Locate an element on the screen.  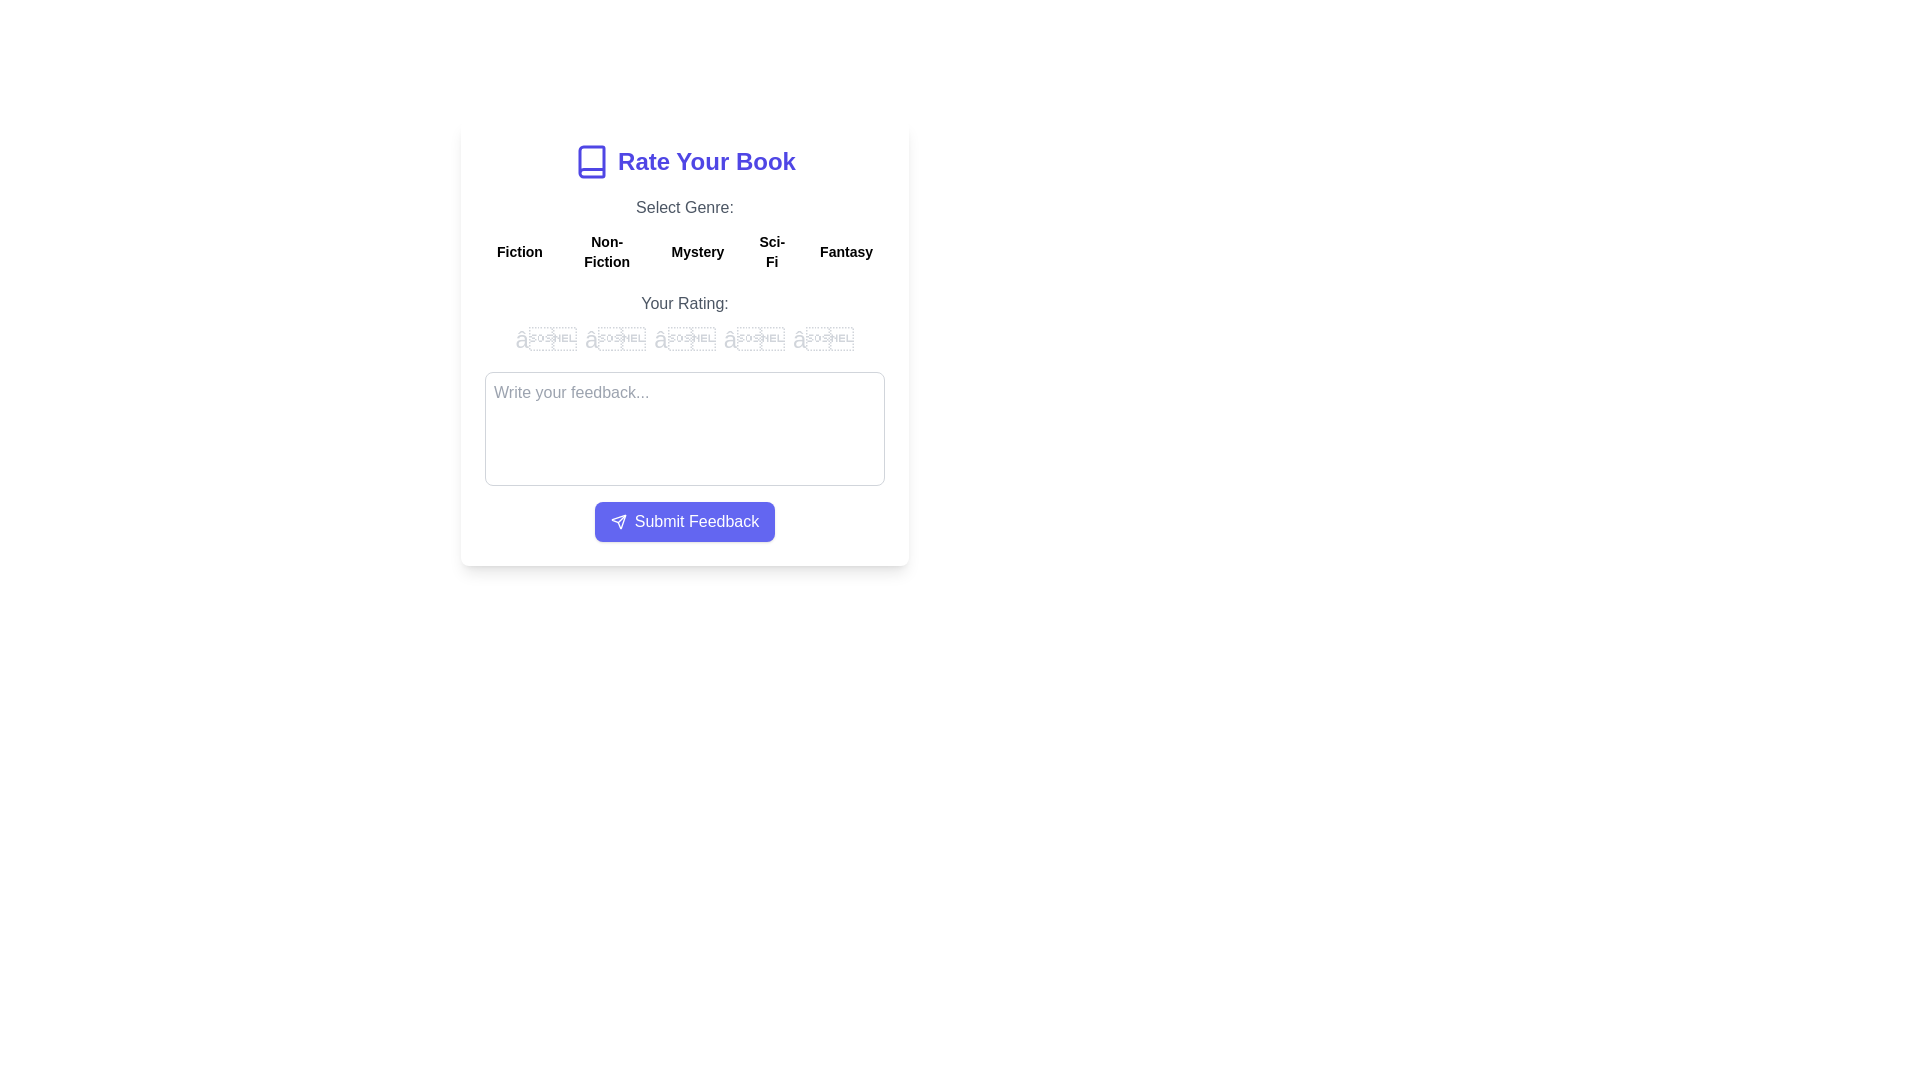
the first gray star icon used for the rating system is located at coordinates (546, 338).